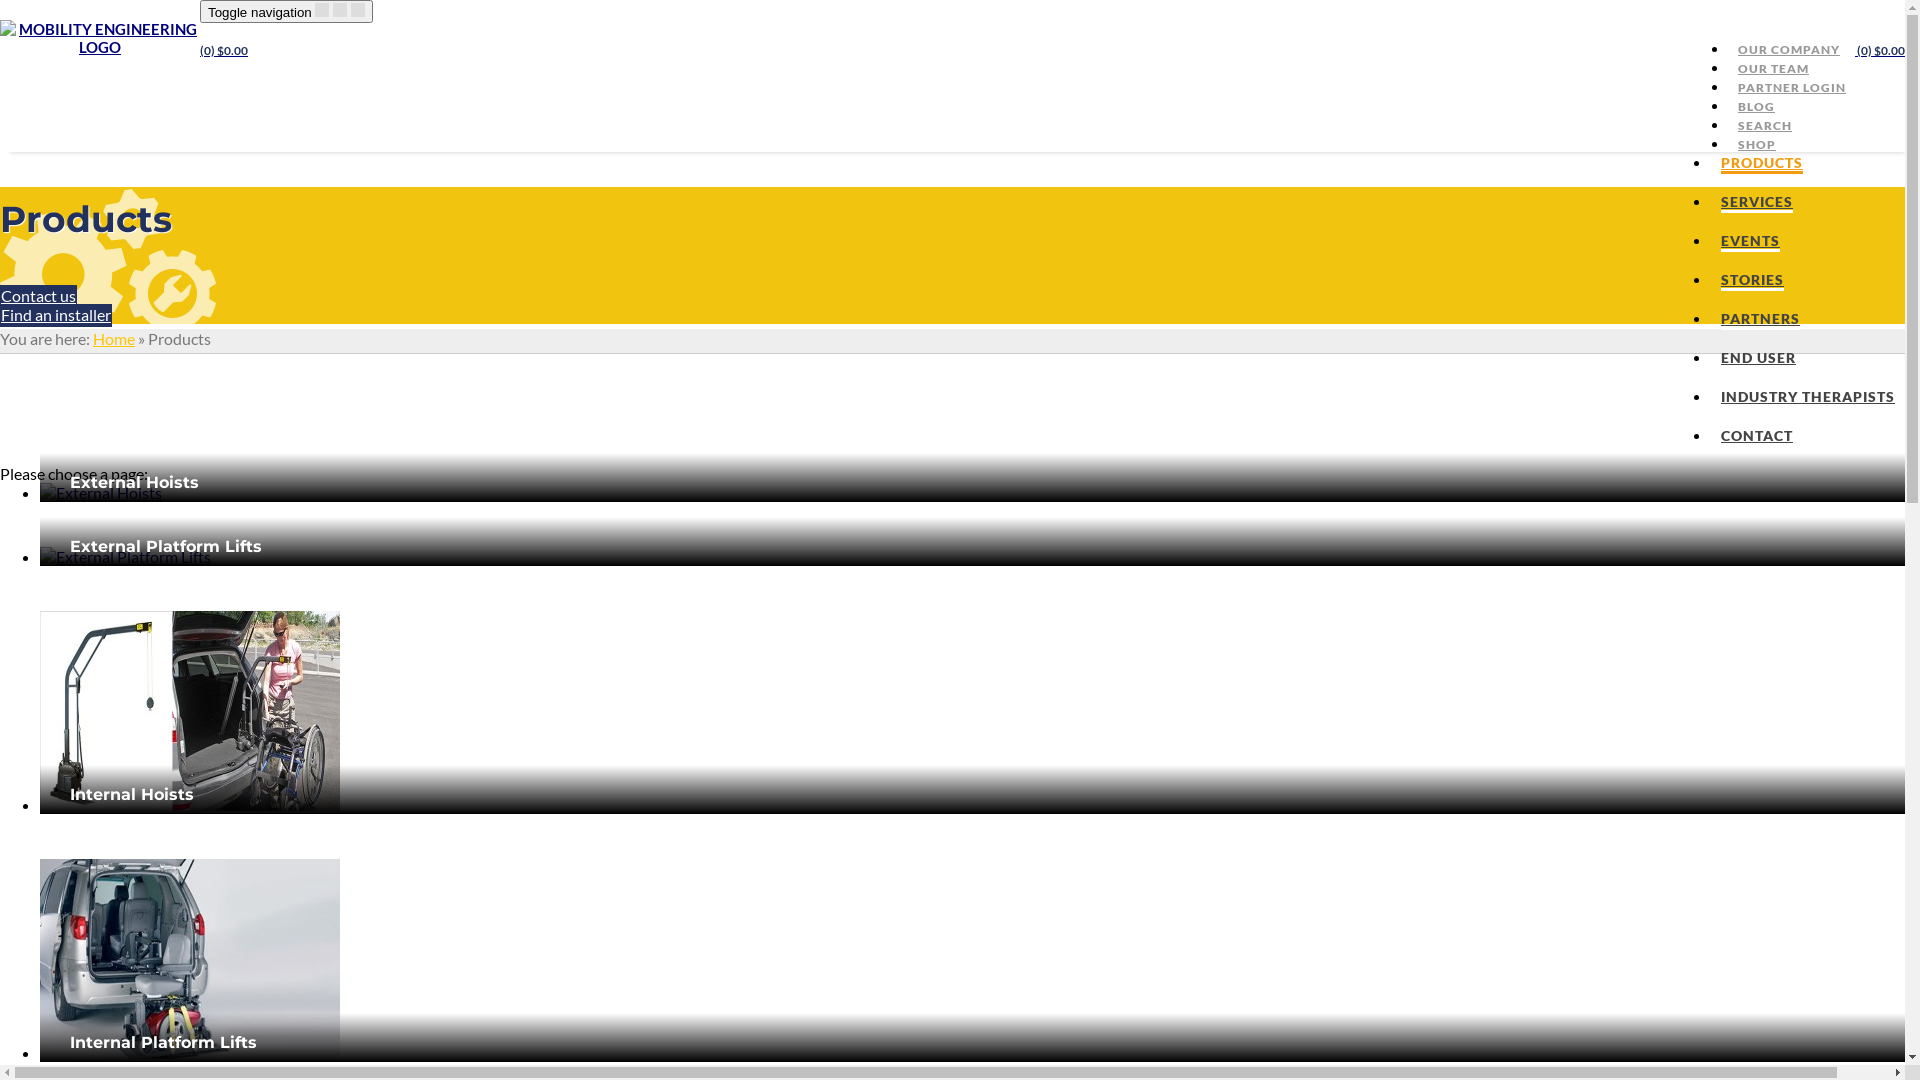 Image resolution: width=1920 pixels, height=1080 pixels. I want to click on 'END USER', so click(1757, 357).